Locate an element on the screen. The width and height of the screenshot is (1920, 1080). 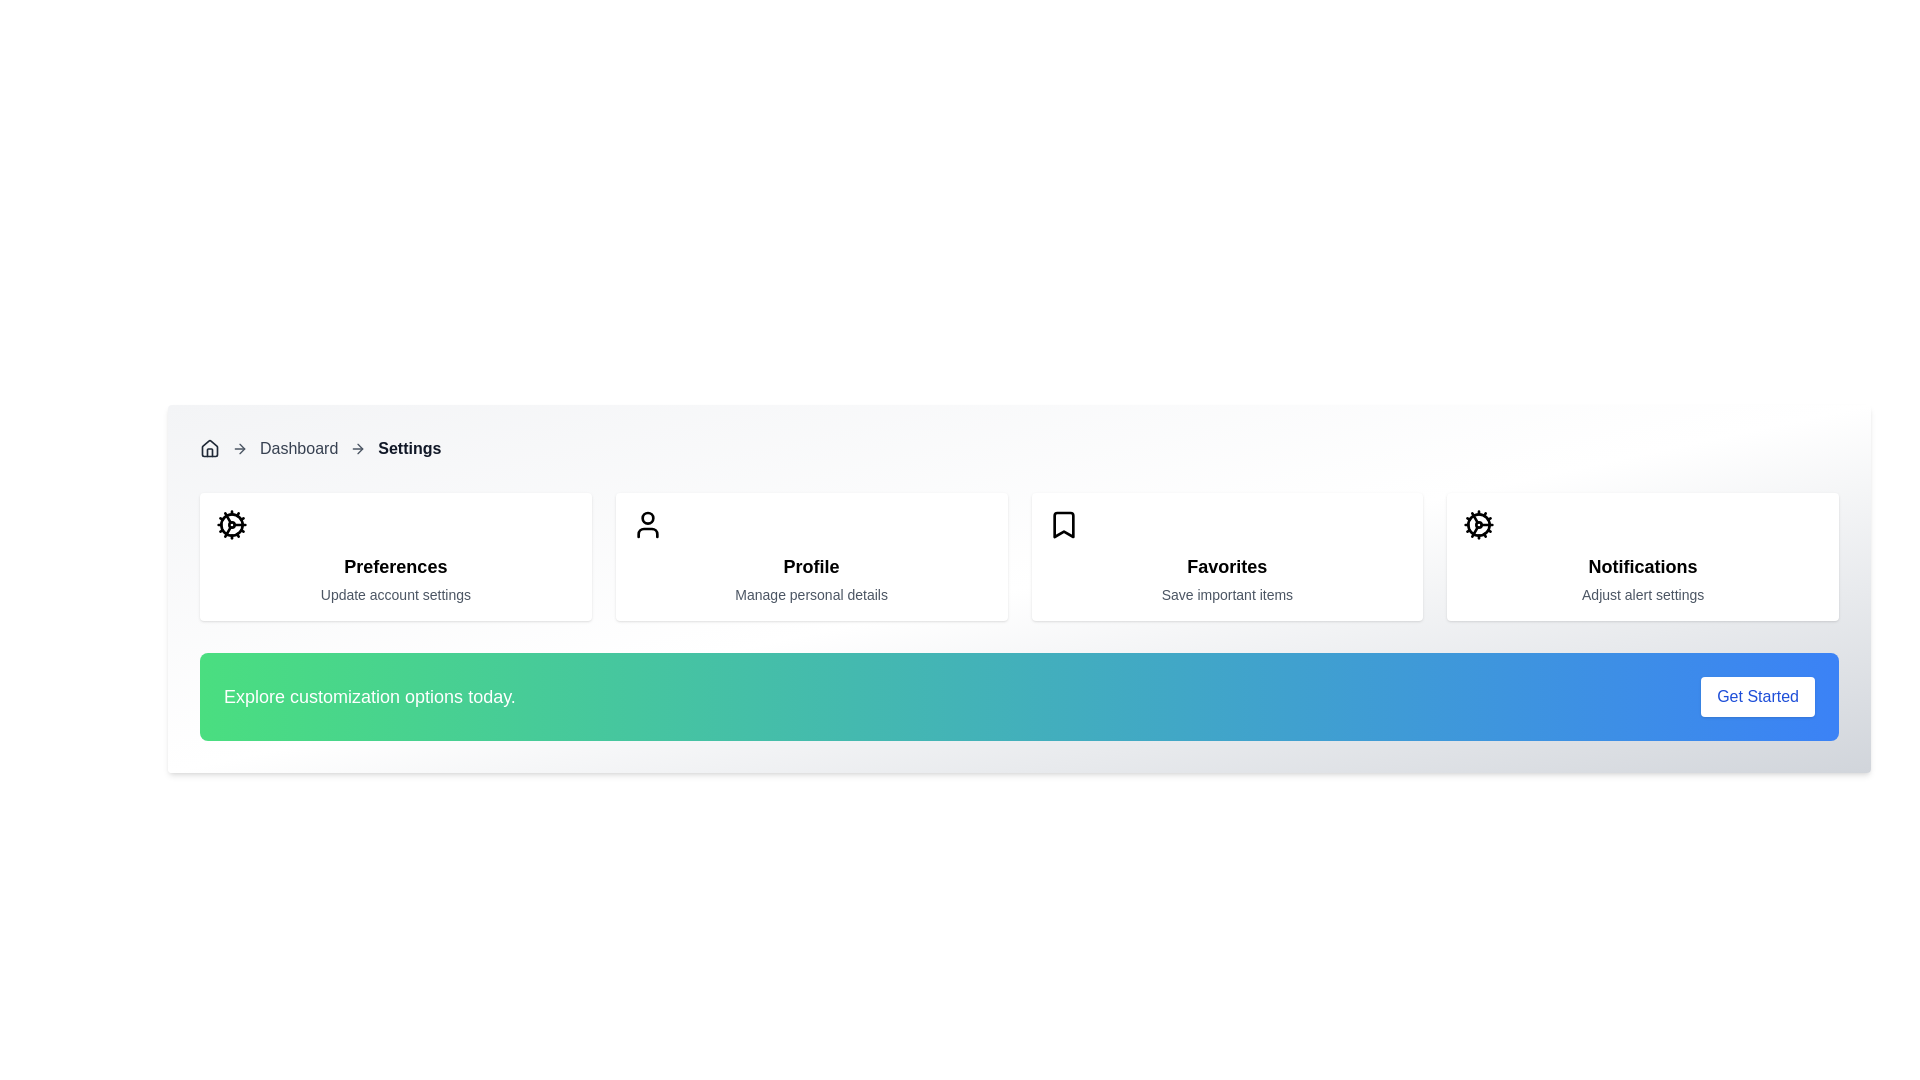
the house icon in the breadcrumb navigation bar at the top-left corner is located at coordinates (210, 446).